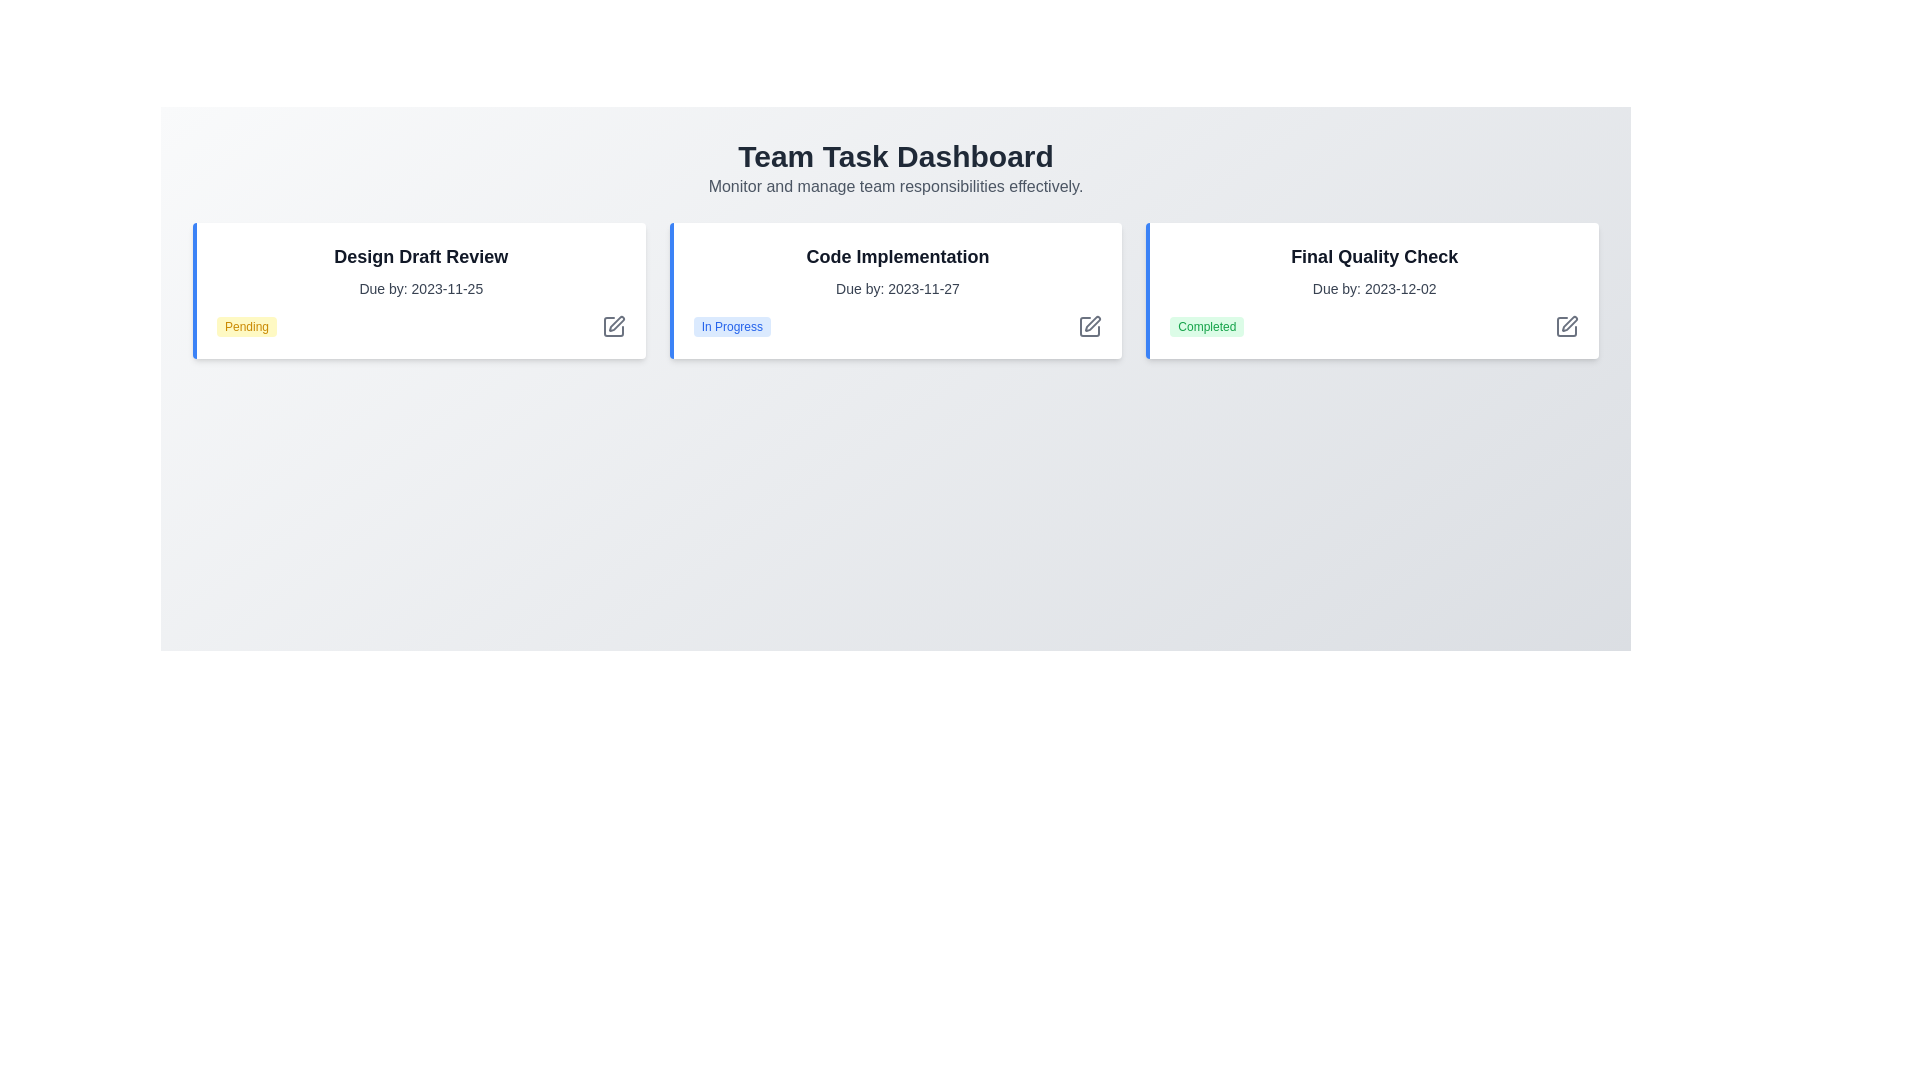 Image resolution: width=1920 pixels, height=1080 pixels. I want to click on text from the title label displaying 'Design Draft Review', which is the top line within a card layout, so click(420, 256).